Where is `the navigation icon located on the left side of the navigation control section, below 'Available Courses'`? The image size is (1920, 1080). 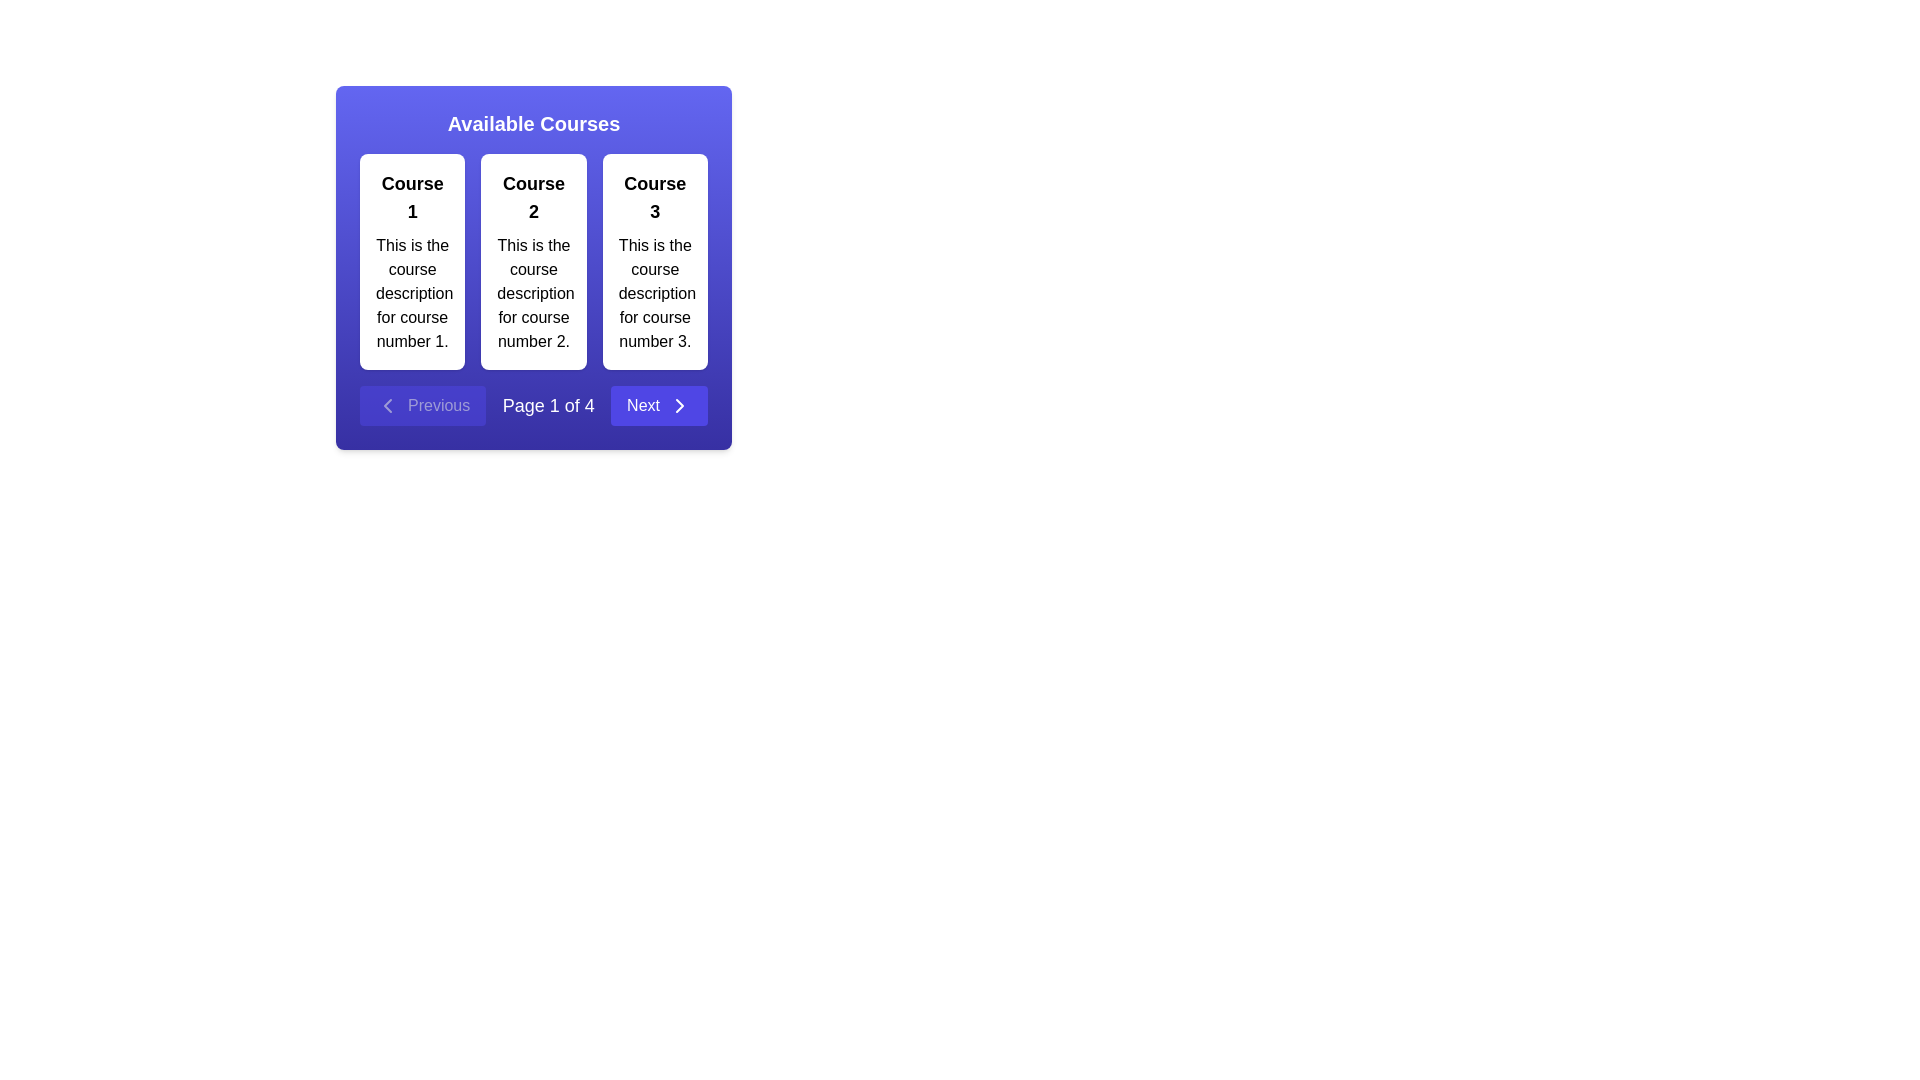
the navigation icon located on the left side of the navigation control section, below 'Available Courses' is located at coordinates (388, 405).